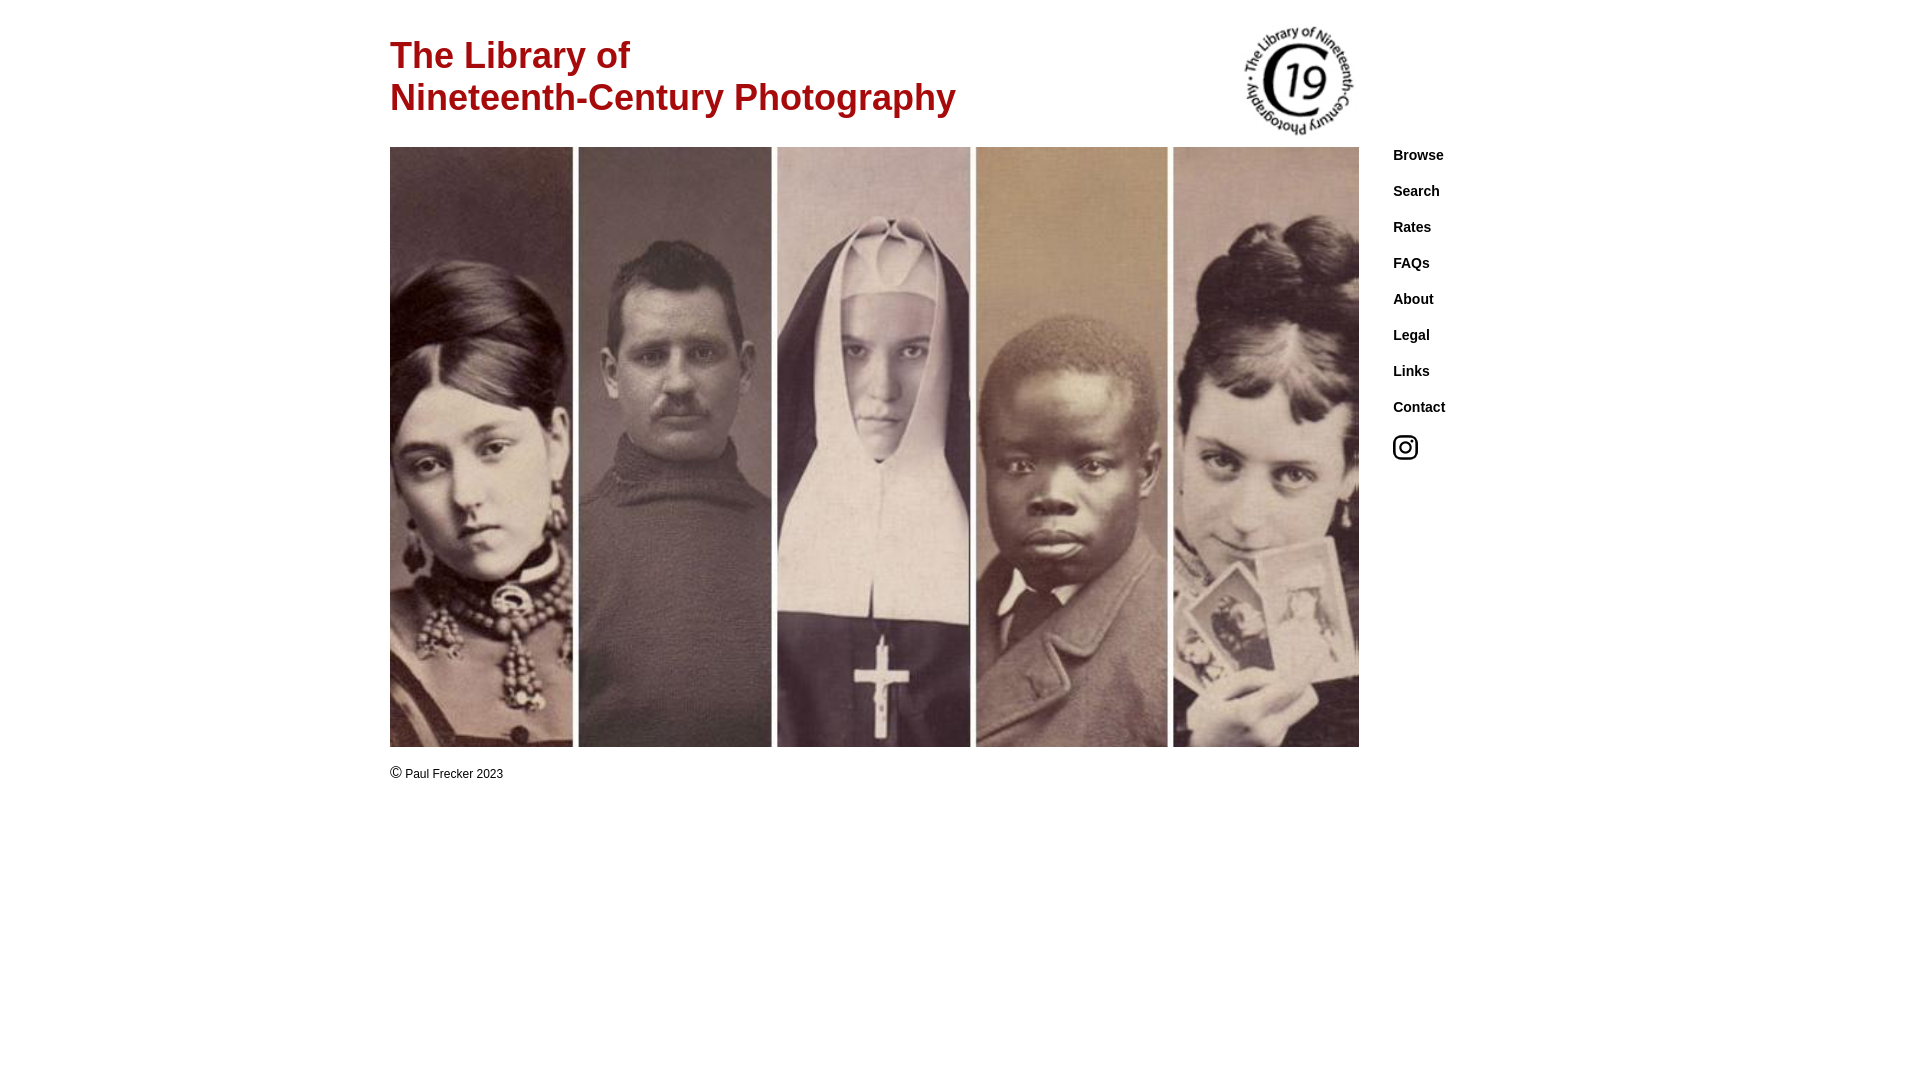  Describe the element at coordinates (1415, 191) in the screenshot. I see `'Search'` at that location.